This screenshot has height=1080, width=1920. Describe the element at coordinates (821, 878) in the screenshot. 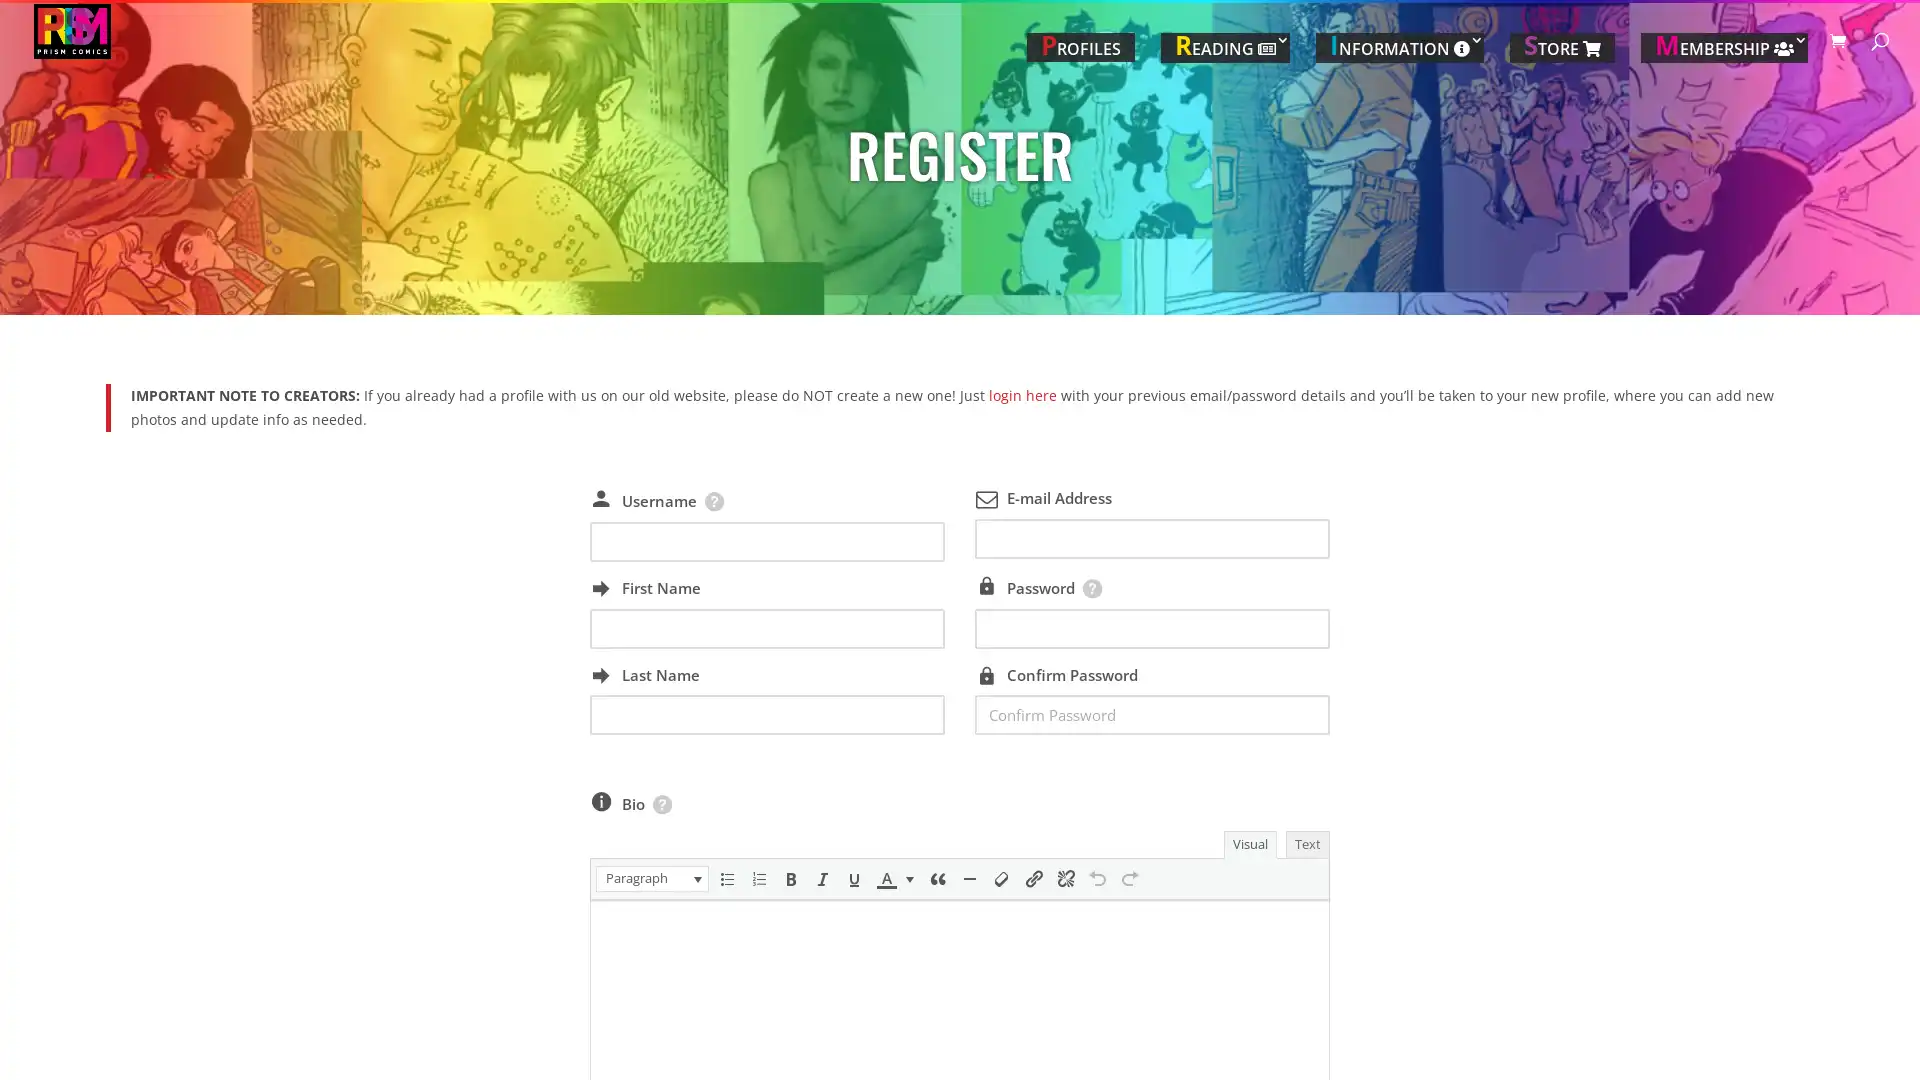

I see `Italic (I)` at that location.